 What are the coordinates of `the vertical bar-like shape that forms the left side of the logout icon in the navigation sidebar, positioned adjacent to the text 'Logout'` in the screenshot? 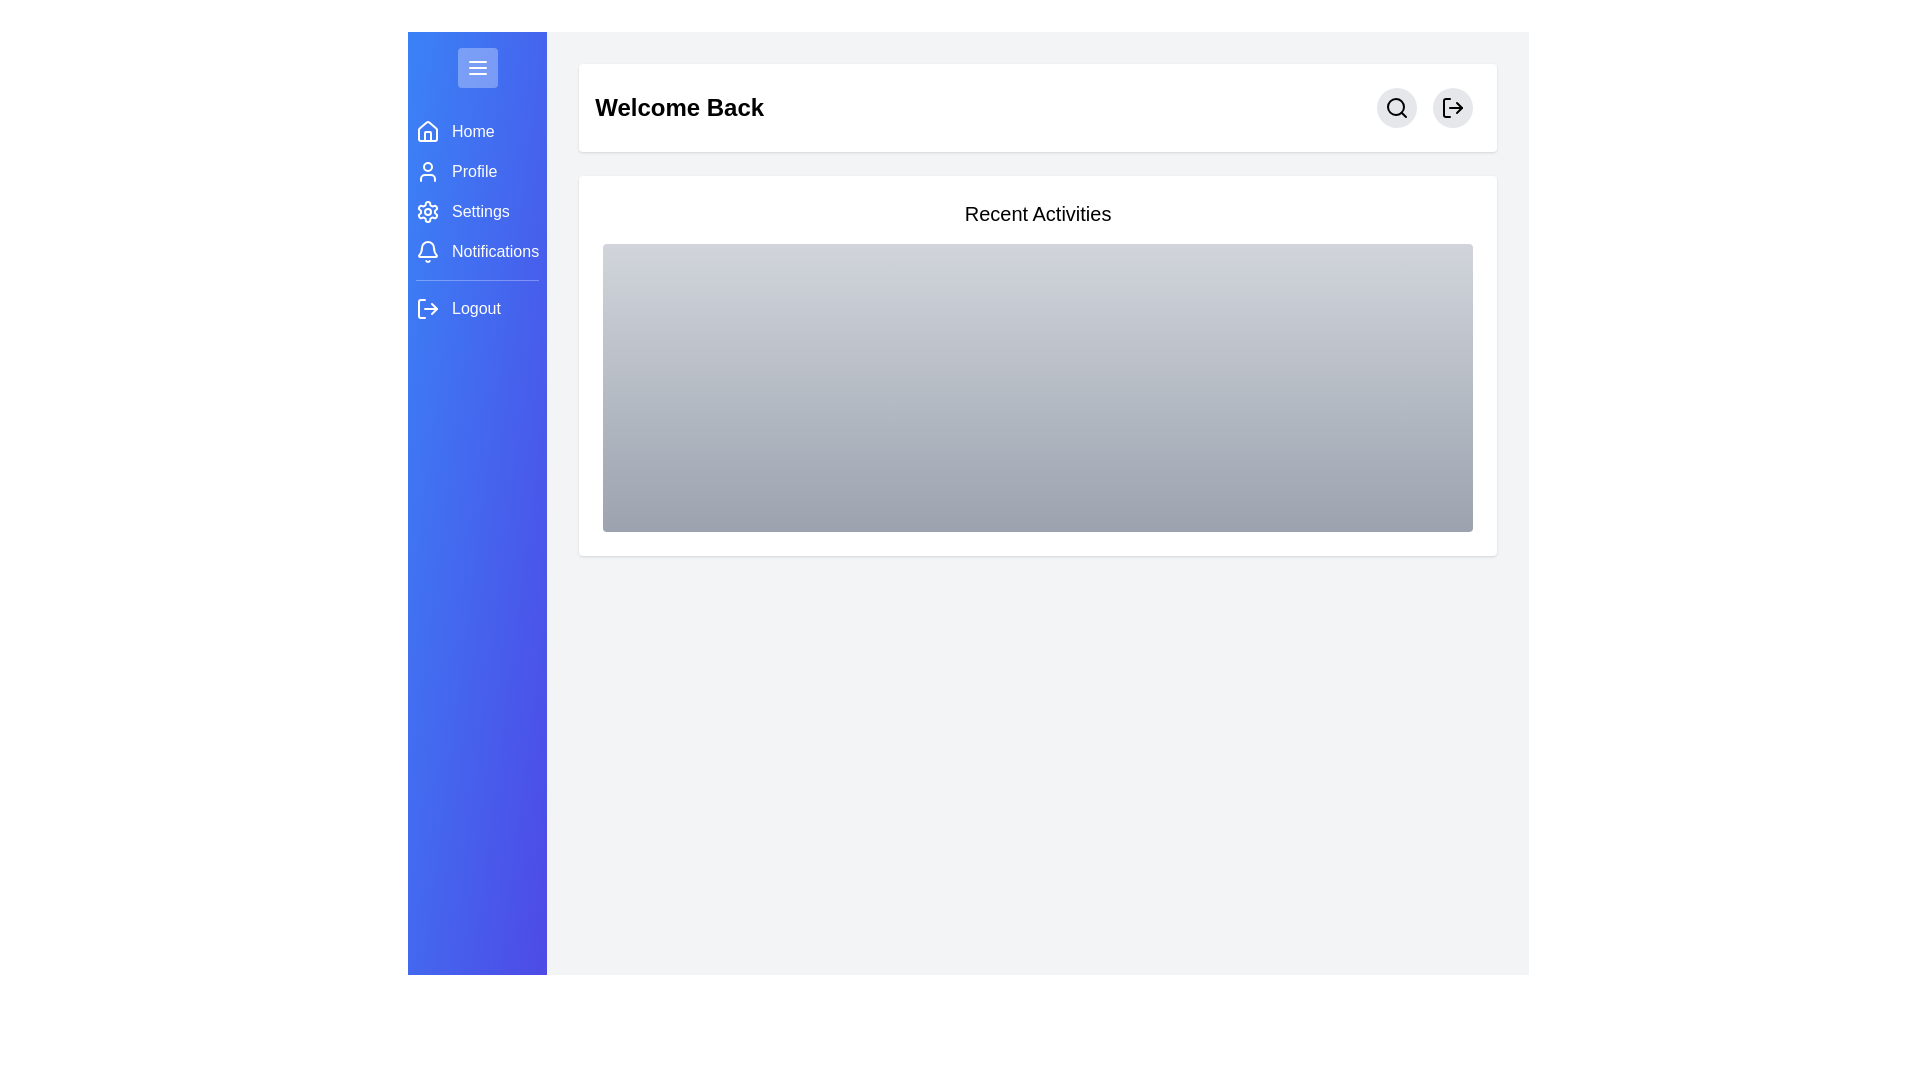 It's located at (421, 308).